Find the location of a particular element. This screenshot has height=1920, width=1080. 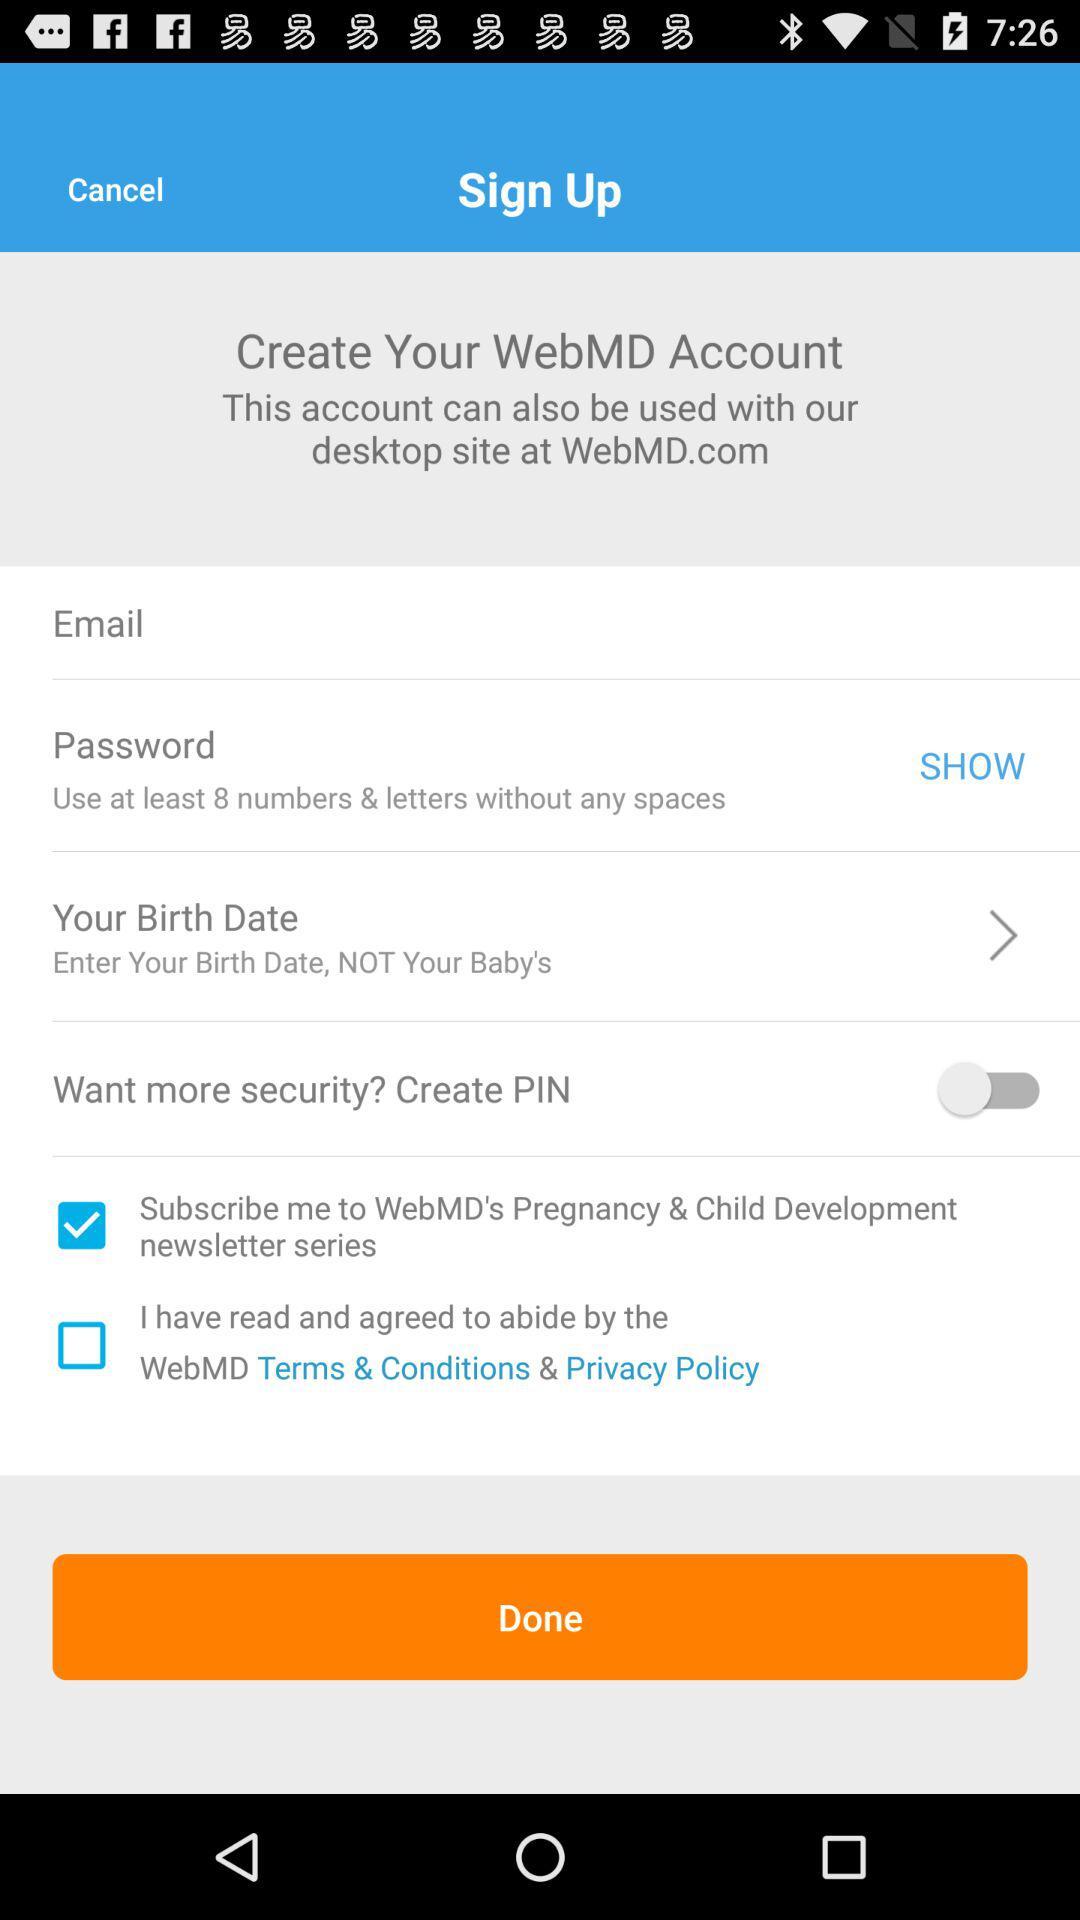

the show icon is located at coordinates (971, 763).